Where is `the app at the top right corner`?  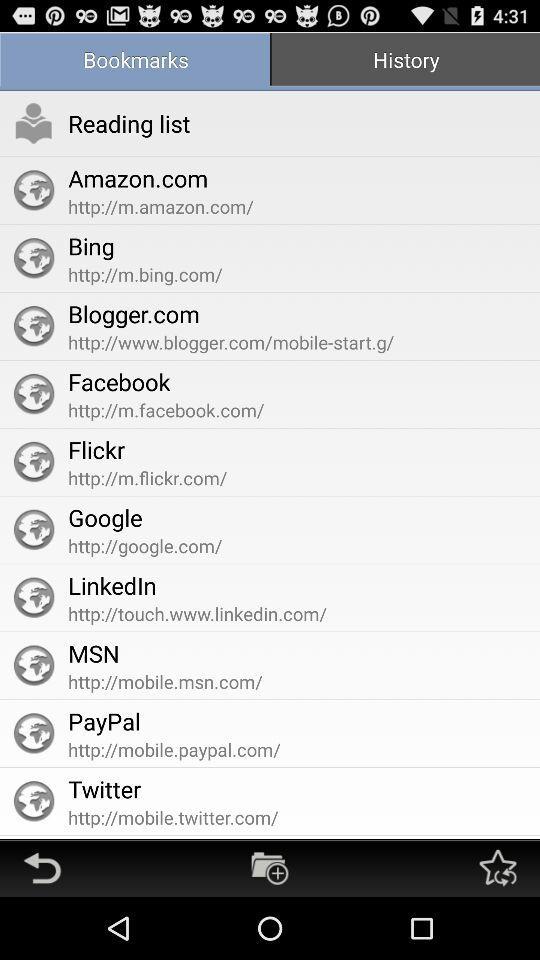
the app at the top right corner is located at coordinates (405, 61).